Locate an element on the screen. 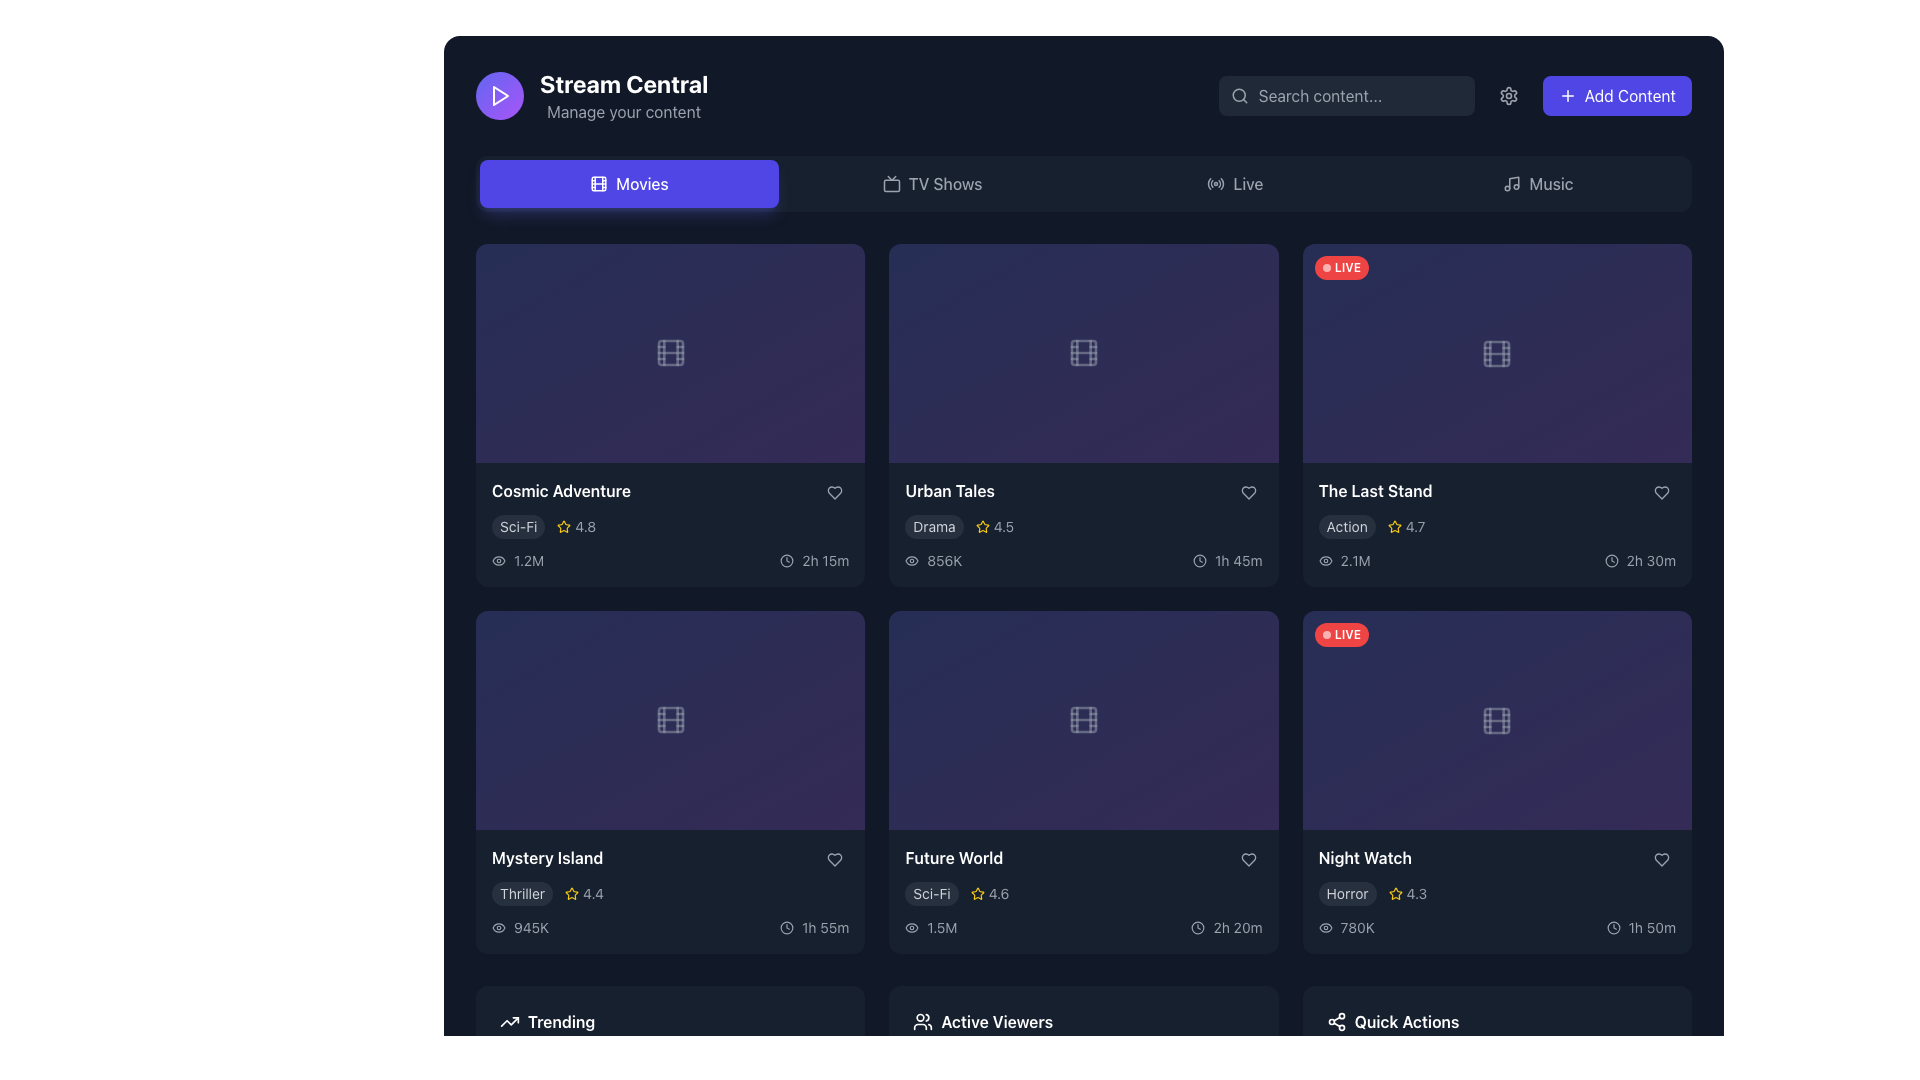 The width and height of the screenshot is (1920, 1080). displayed duration of the movie 'Cosmic Adventure' from the text label located in the 'Cosmic Adventure' section of the 'Movies' category in the 'Stream Central' interface is located at coordinates (825, 560).